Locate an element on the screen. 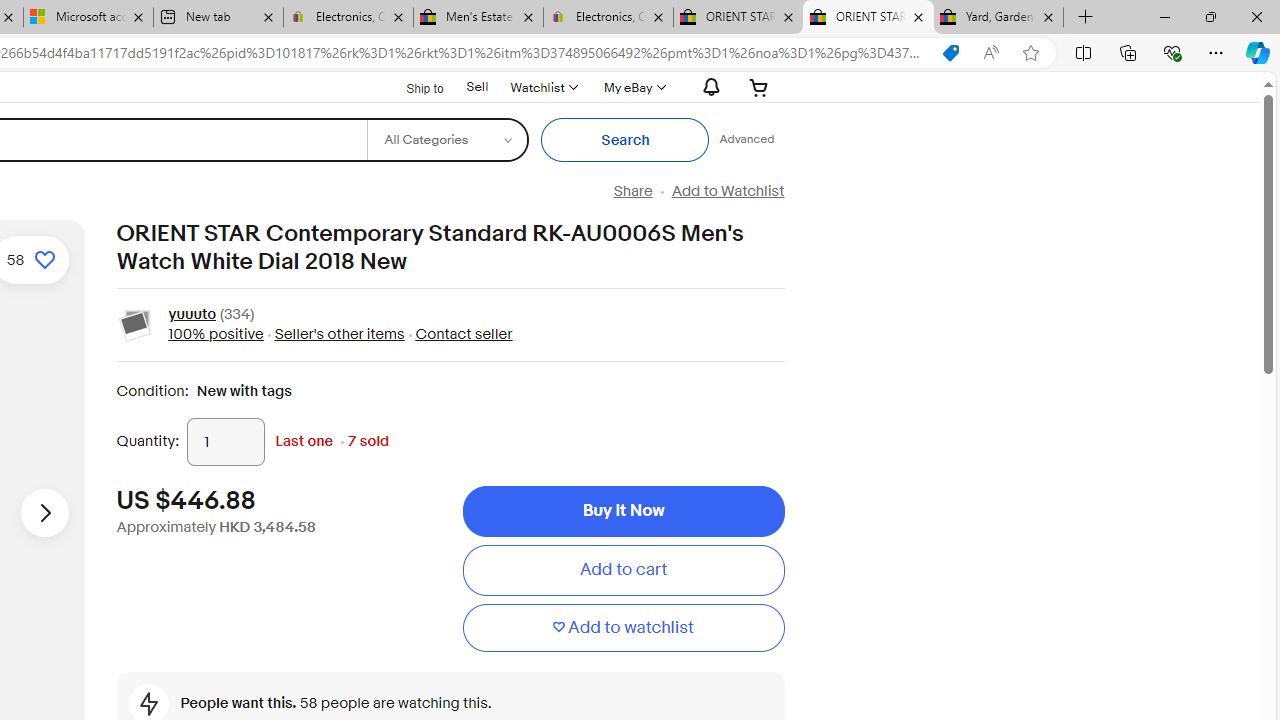  'My eBayExpand My eBay' is located at coordinates (631, 86).